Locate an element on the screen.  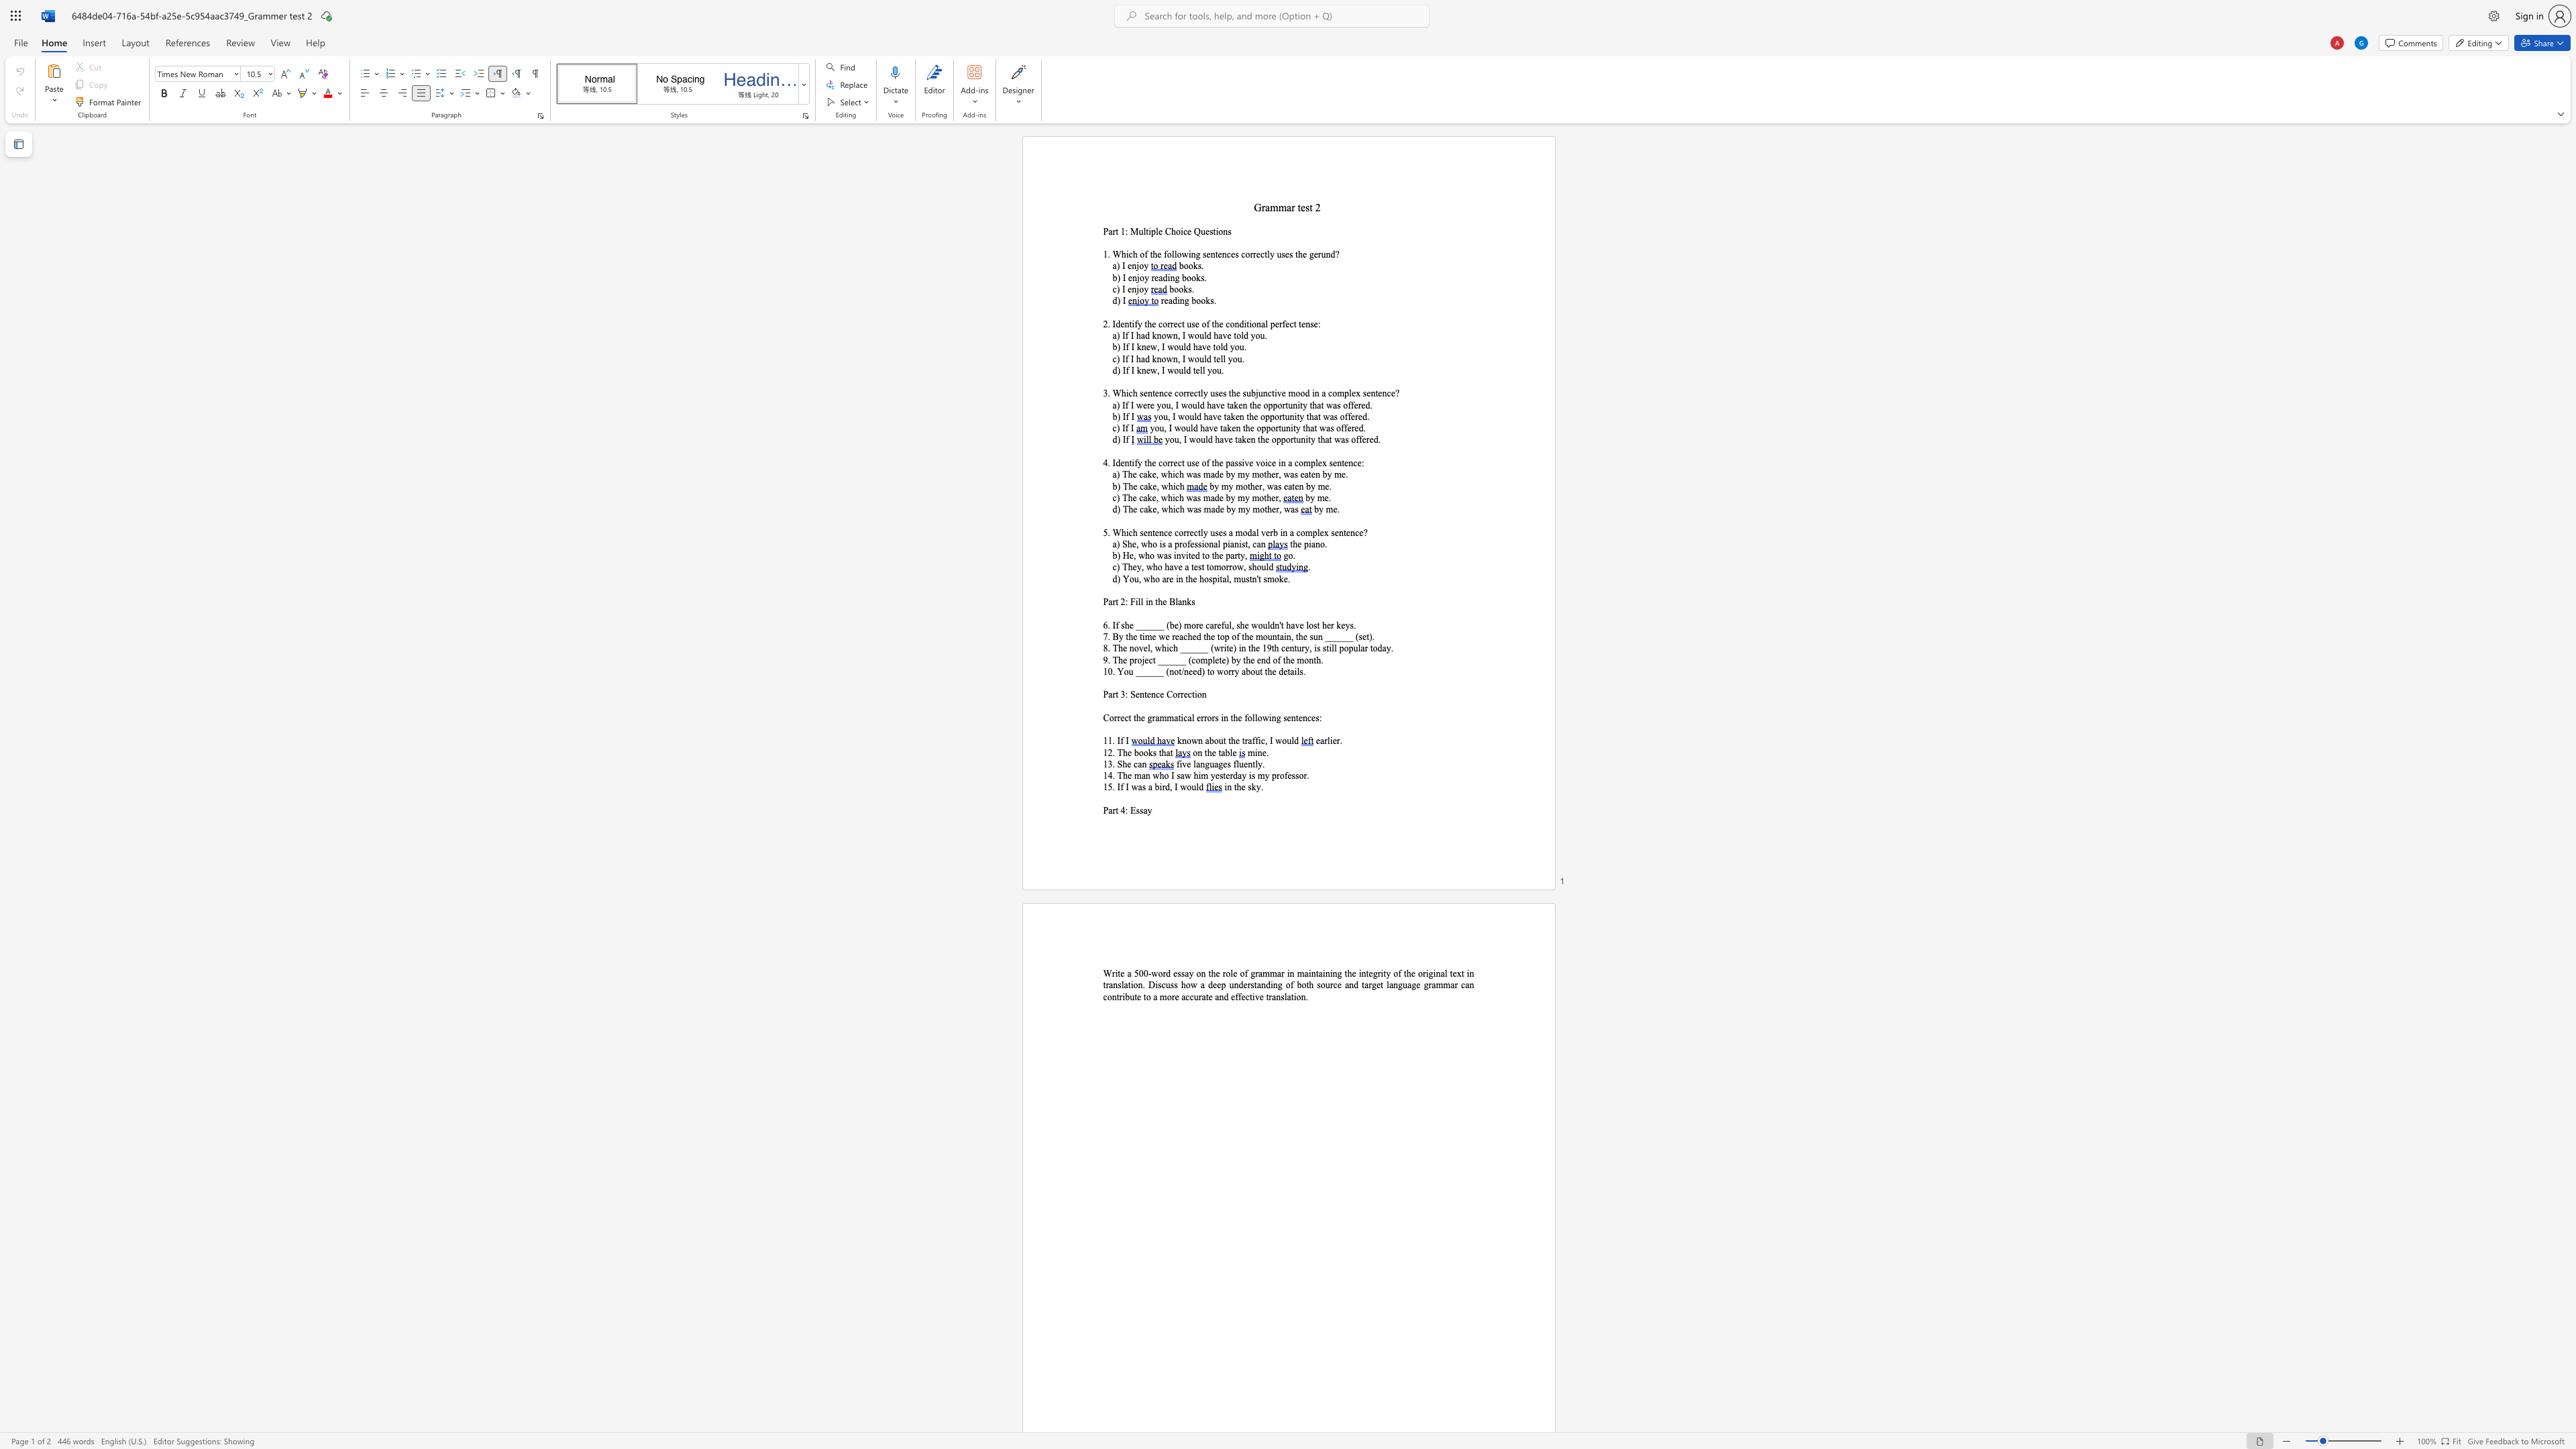
the space between the continuous character "l" and "a" in the text is located at coordinates (1177, 600).